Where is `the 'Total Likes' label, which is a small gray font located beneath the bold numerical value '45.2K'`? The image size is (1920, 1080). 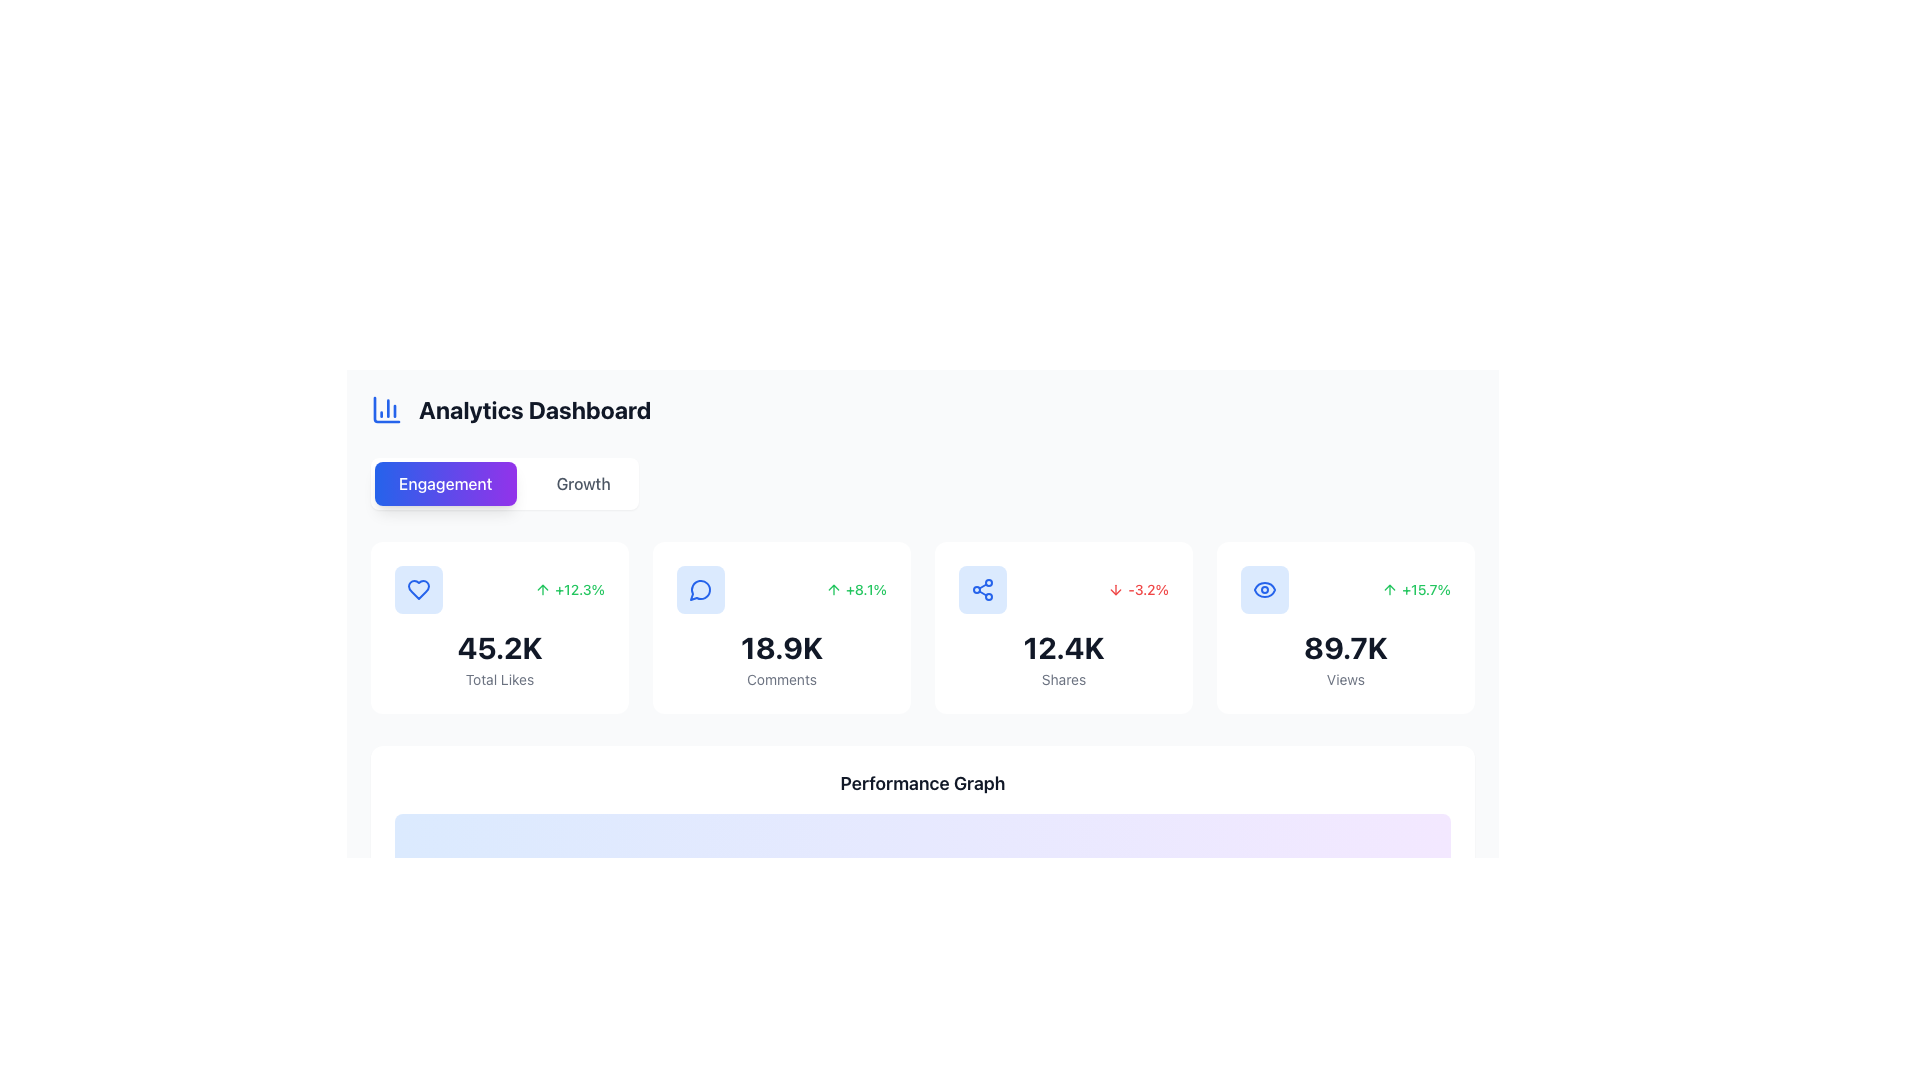 the 'Total Likes' label, which is a small gray font located beneath the bold numerical value '45.2K' is located at coordinates (499, 678).